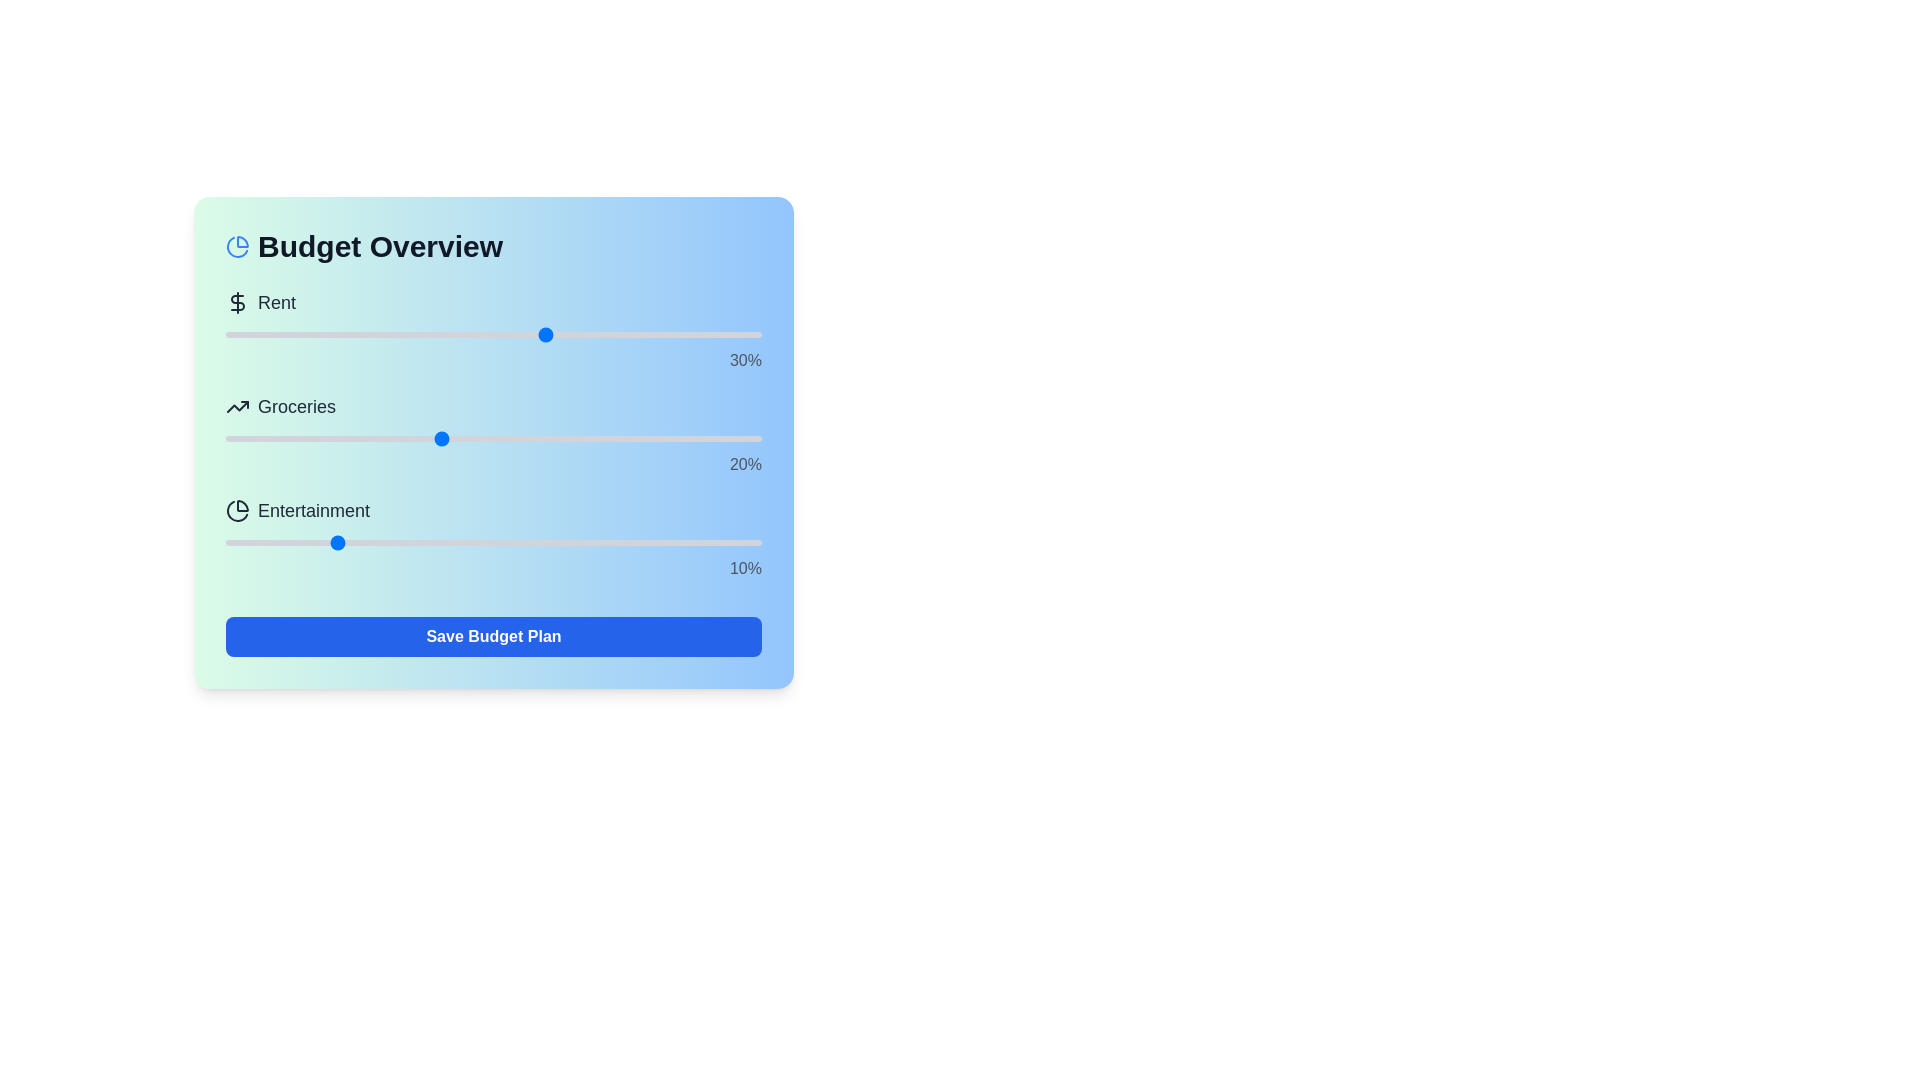  What do you see at coordinates (238, 406) in the screenshot?
I see `the small upwards-trending arrow graph icon located in the 'Groceries' section, adjacent to the 'Groceries' text label` at bounding box center [238, 406].